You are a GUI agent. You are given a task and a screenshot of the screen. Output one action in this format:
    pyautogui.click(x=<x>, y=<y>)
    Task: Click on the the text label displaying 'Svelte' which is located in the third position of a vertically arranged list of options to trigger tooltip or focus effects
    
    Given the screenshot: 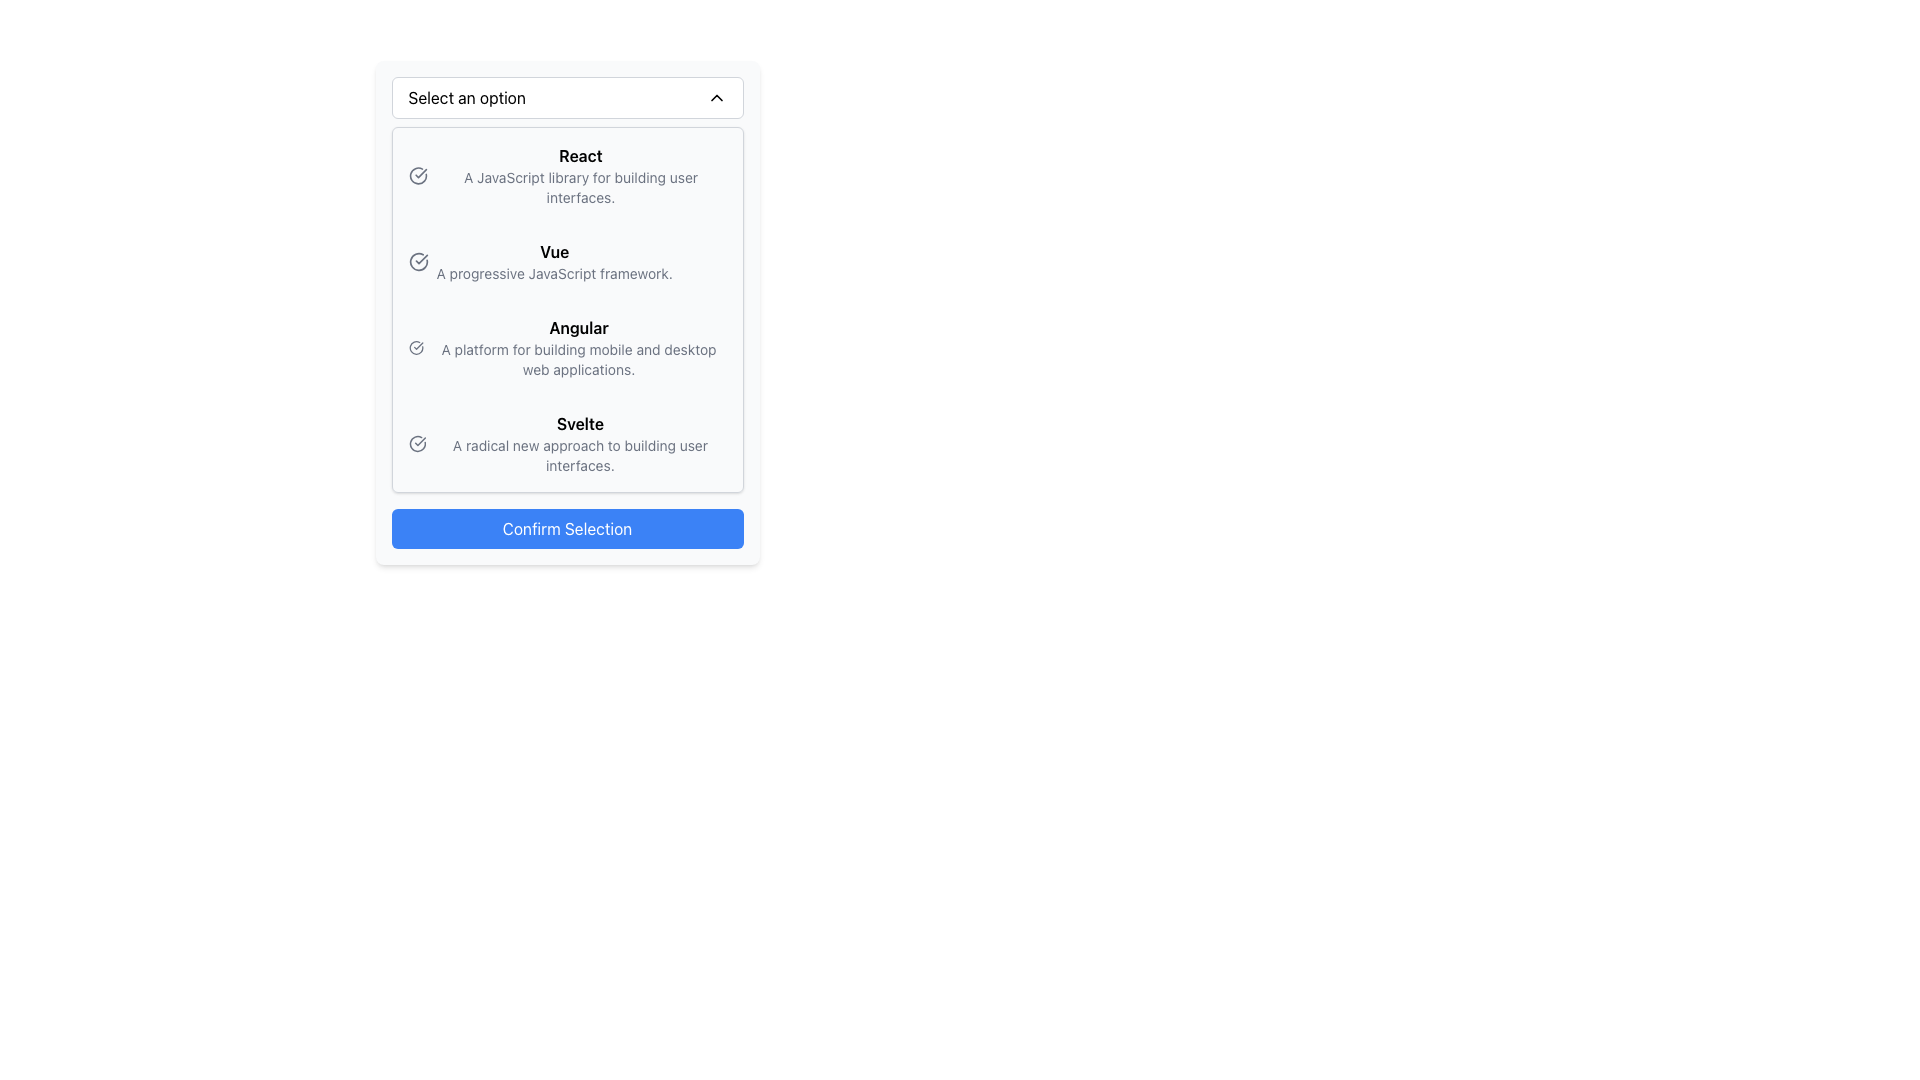 What is the action you would take?
    pyautogui.click(x=579, y=442)
    